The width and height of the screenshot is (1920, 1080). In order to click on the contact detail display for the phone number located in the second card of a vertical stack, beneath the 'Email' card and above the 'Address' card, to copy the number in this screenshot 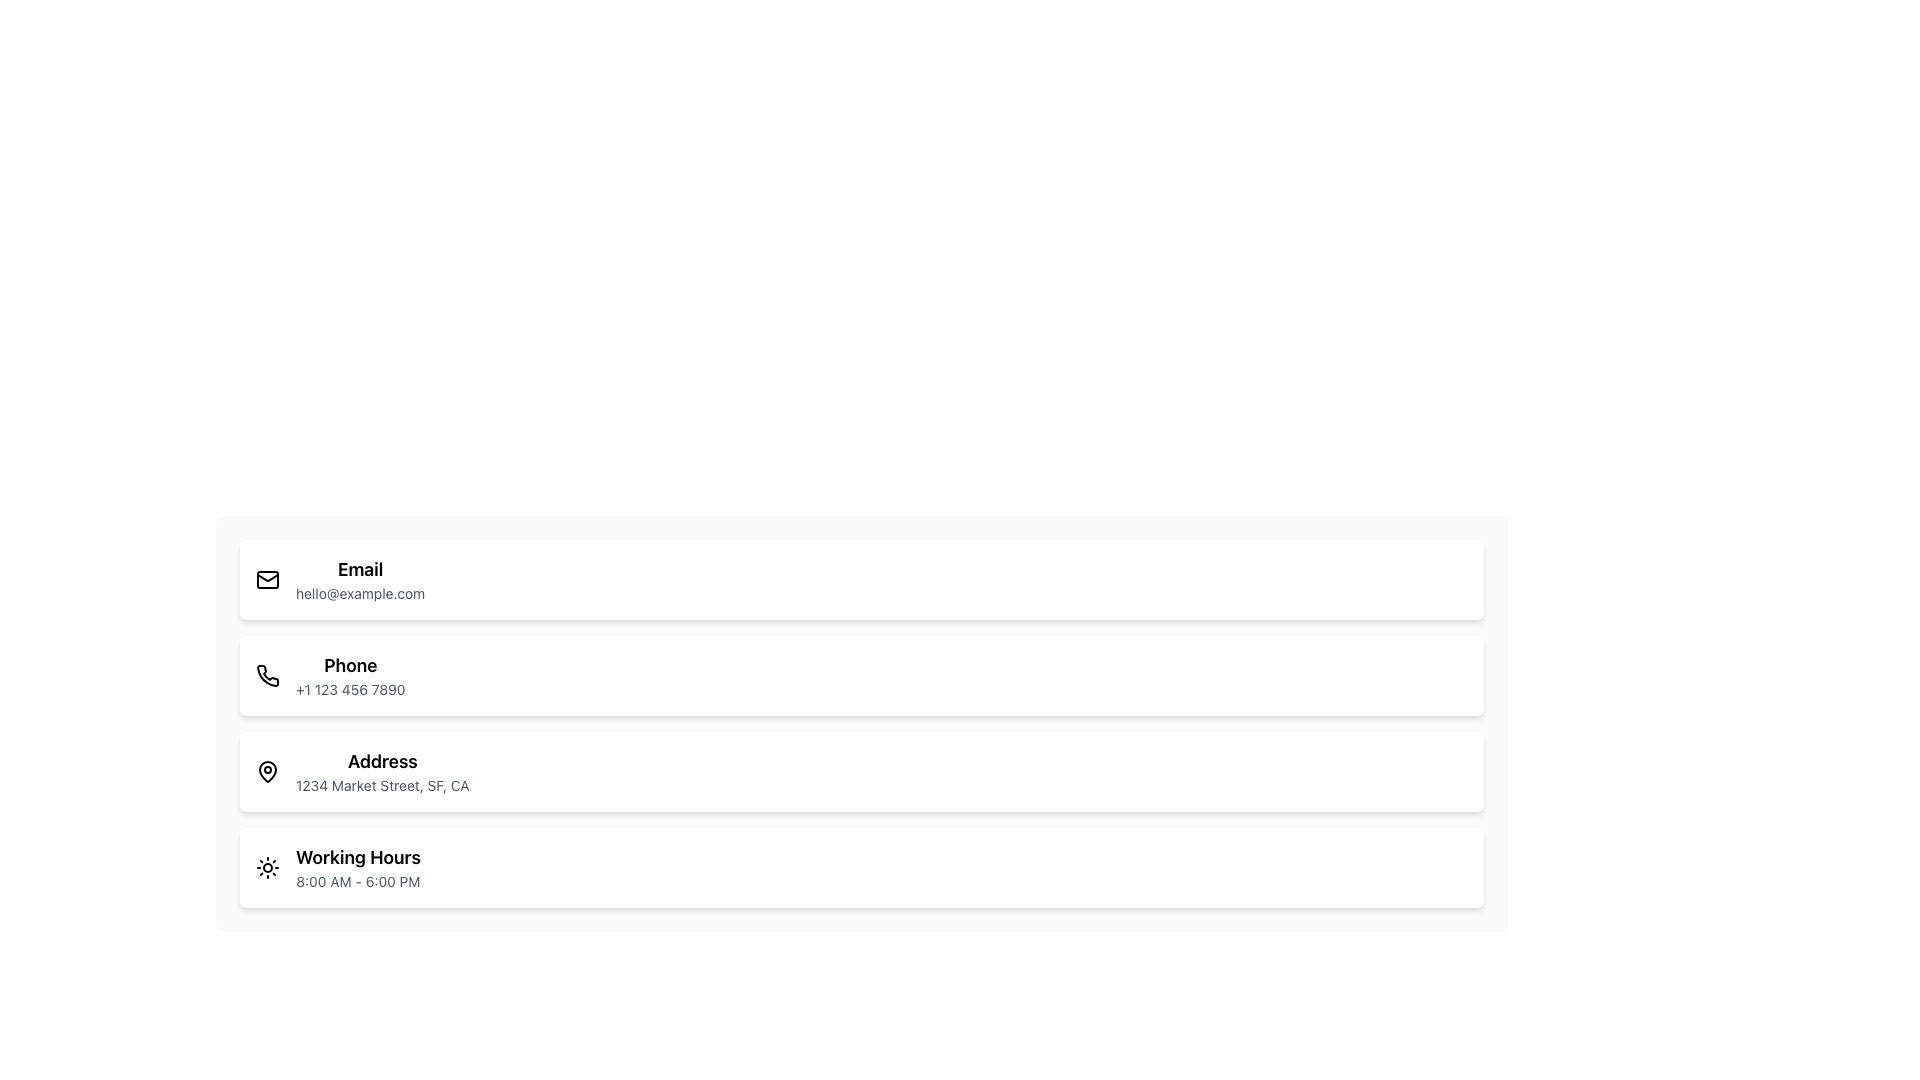, I will do `click(350, 675)`.